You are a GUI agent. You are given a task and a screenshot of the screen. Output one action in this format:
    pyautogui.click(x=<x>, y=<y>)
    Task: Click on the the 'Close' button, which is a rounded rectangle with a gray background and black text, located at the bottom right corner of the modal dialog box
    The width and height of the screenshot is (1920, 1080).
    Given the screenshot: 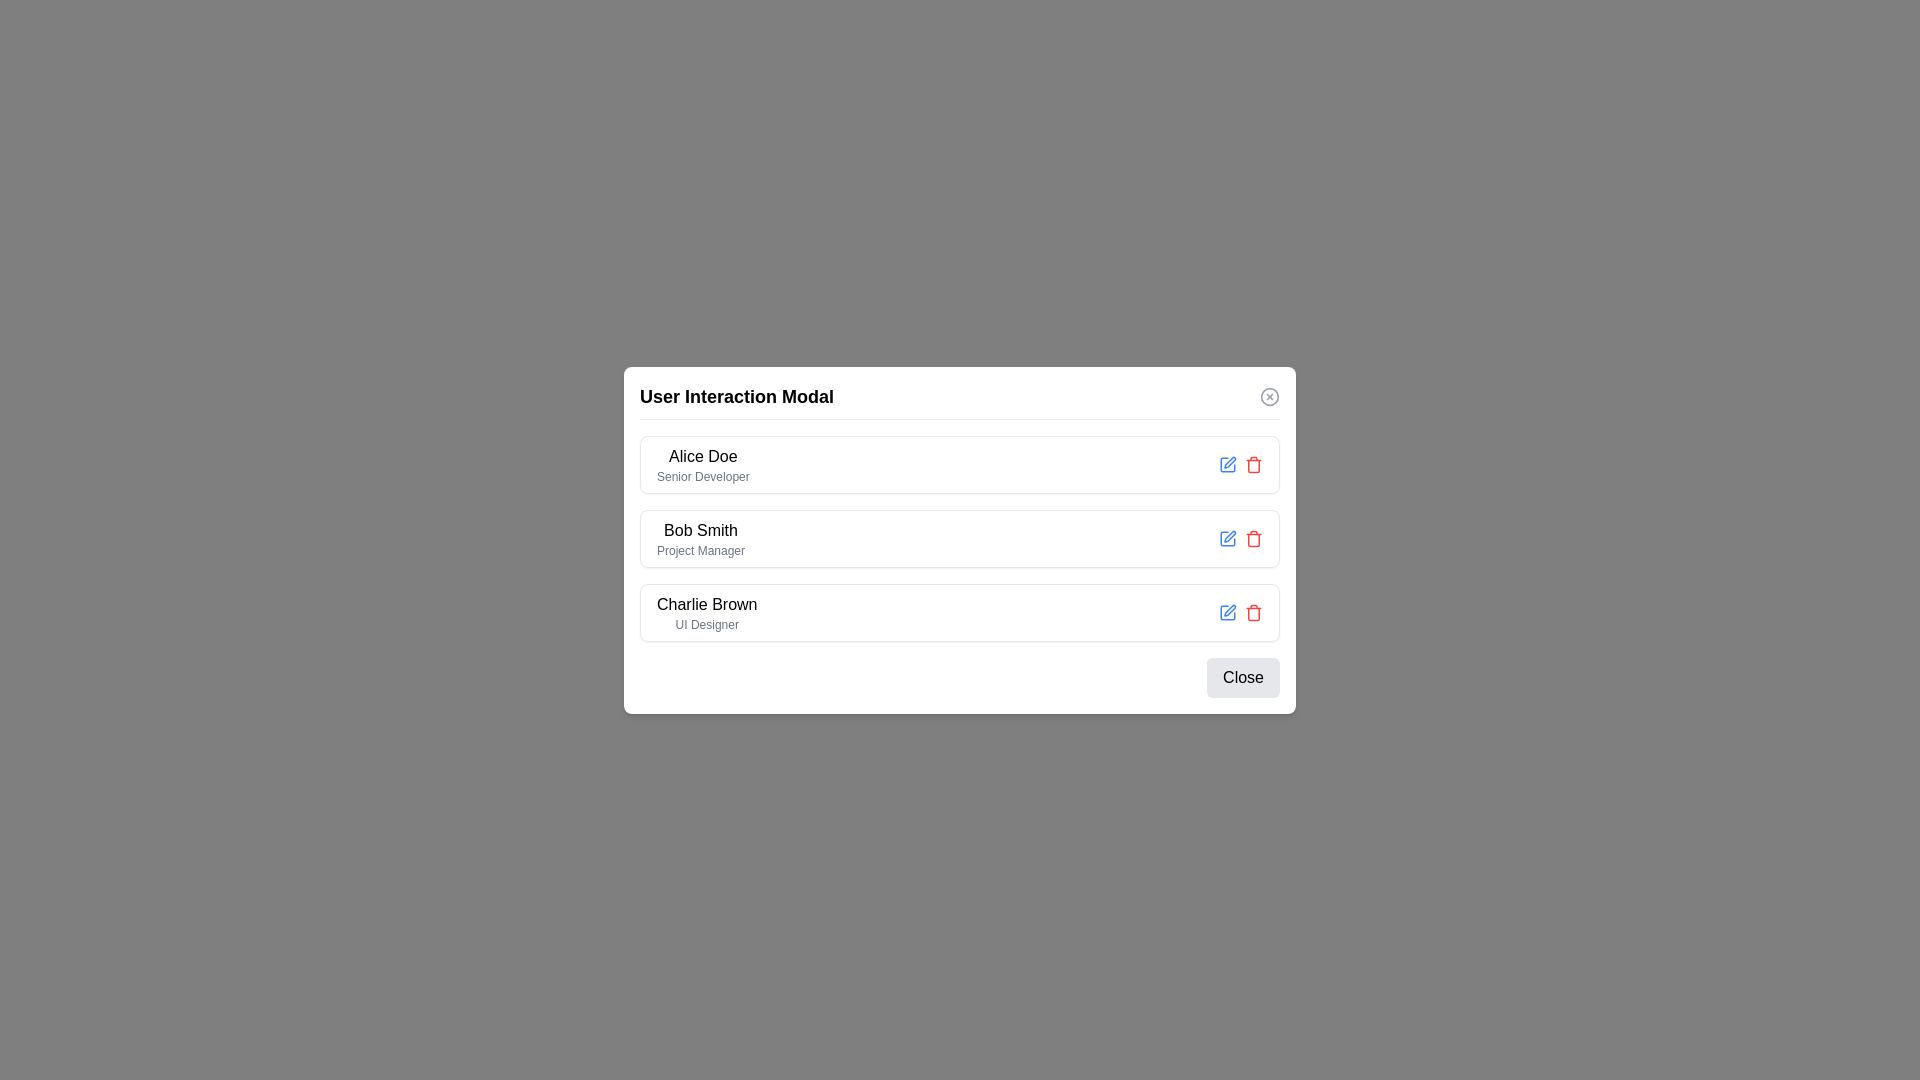 What is the action you would take?
    pyautogui.click(x=1242, y=676)
    